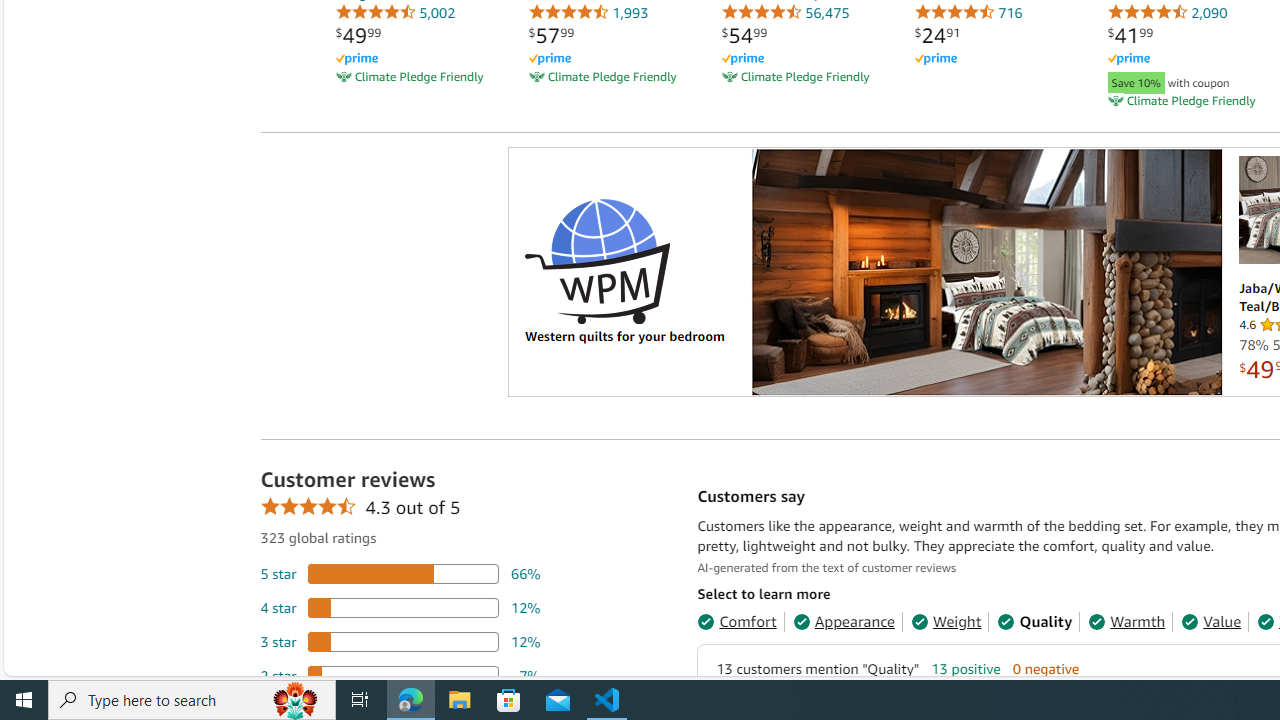  I want to click on '5,002', so click(395, 12).